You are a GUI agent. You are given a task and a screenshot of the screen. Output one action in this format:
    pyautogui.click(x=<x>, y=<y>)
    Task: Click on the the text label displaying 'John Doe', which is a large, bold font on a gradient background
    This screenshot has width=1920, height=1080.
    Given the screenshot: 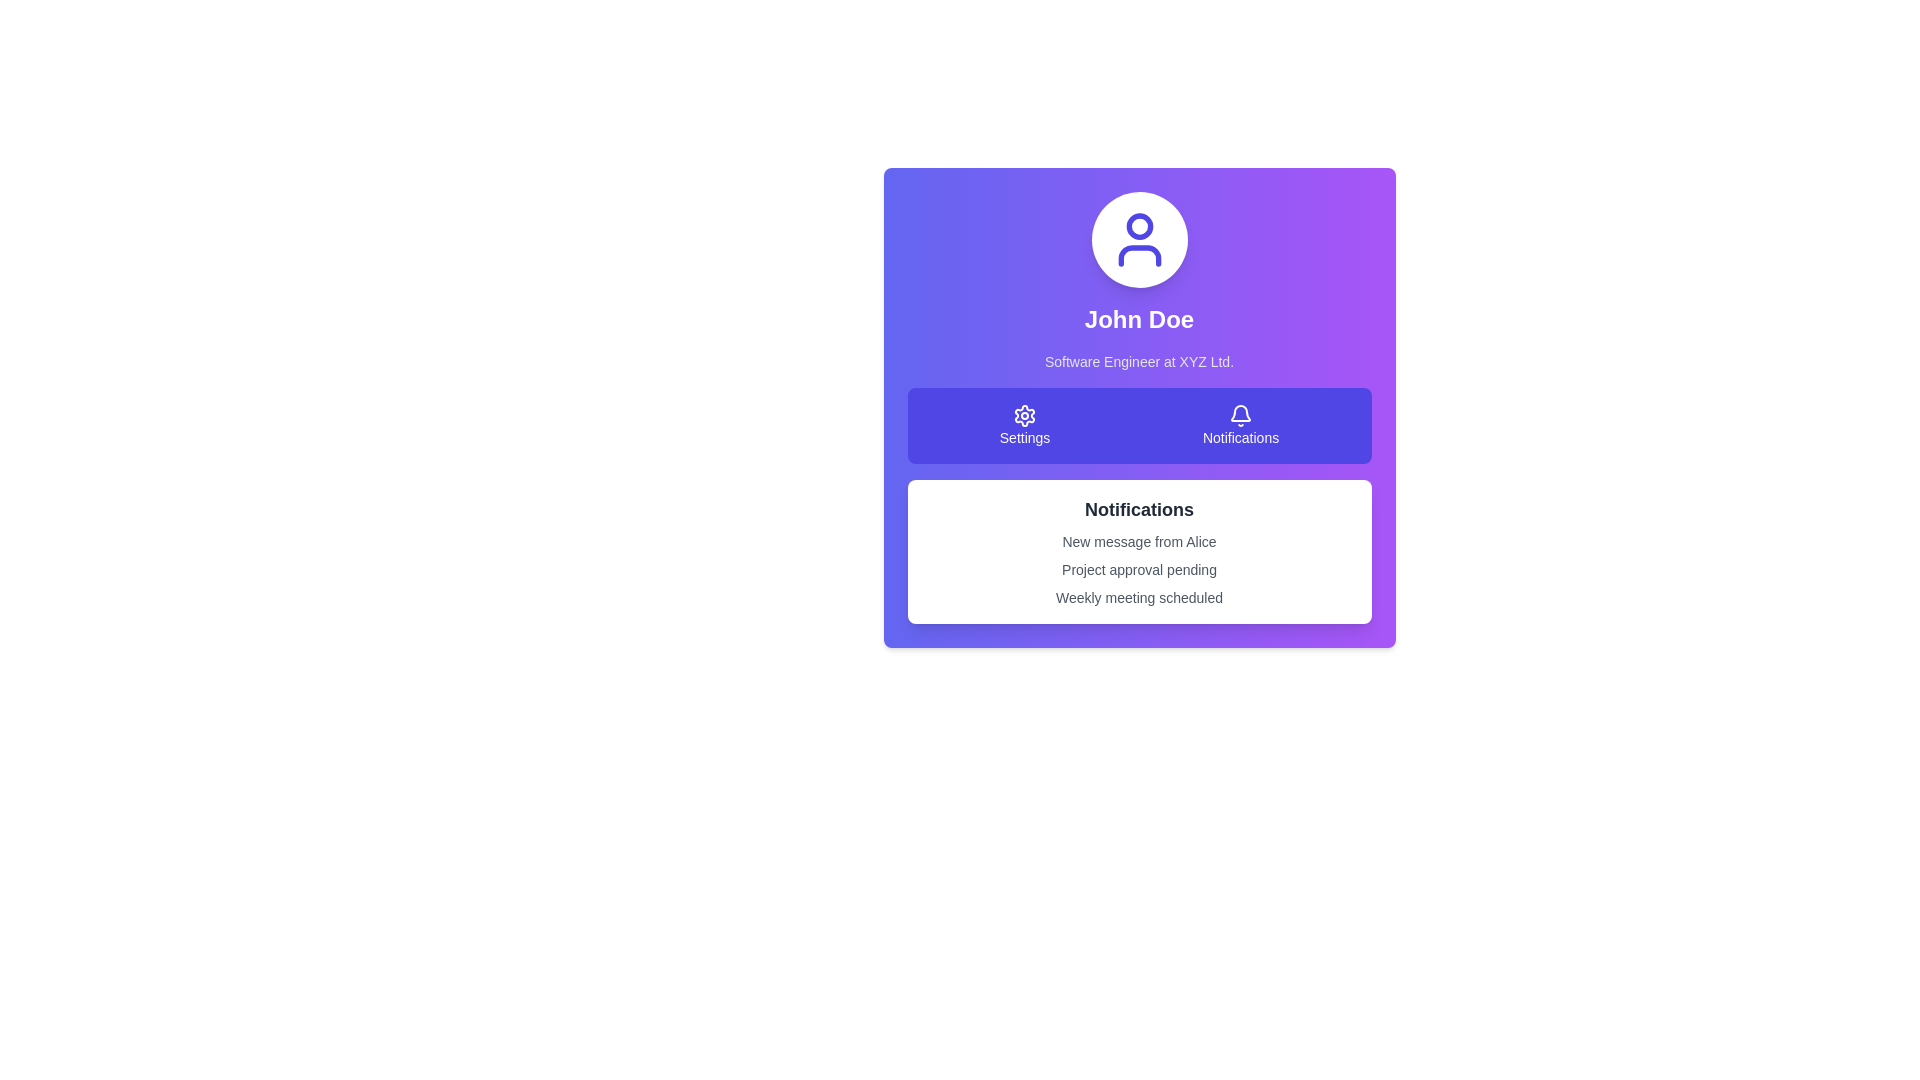 What is the action you would take?
    pyautogui.click(x=1139, y=319)
    